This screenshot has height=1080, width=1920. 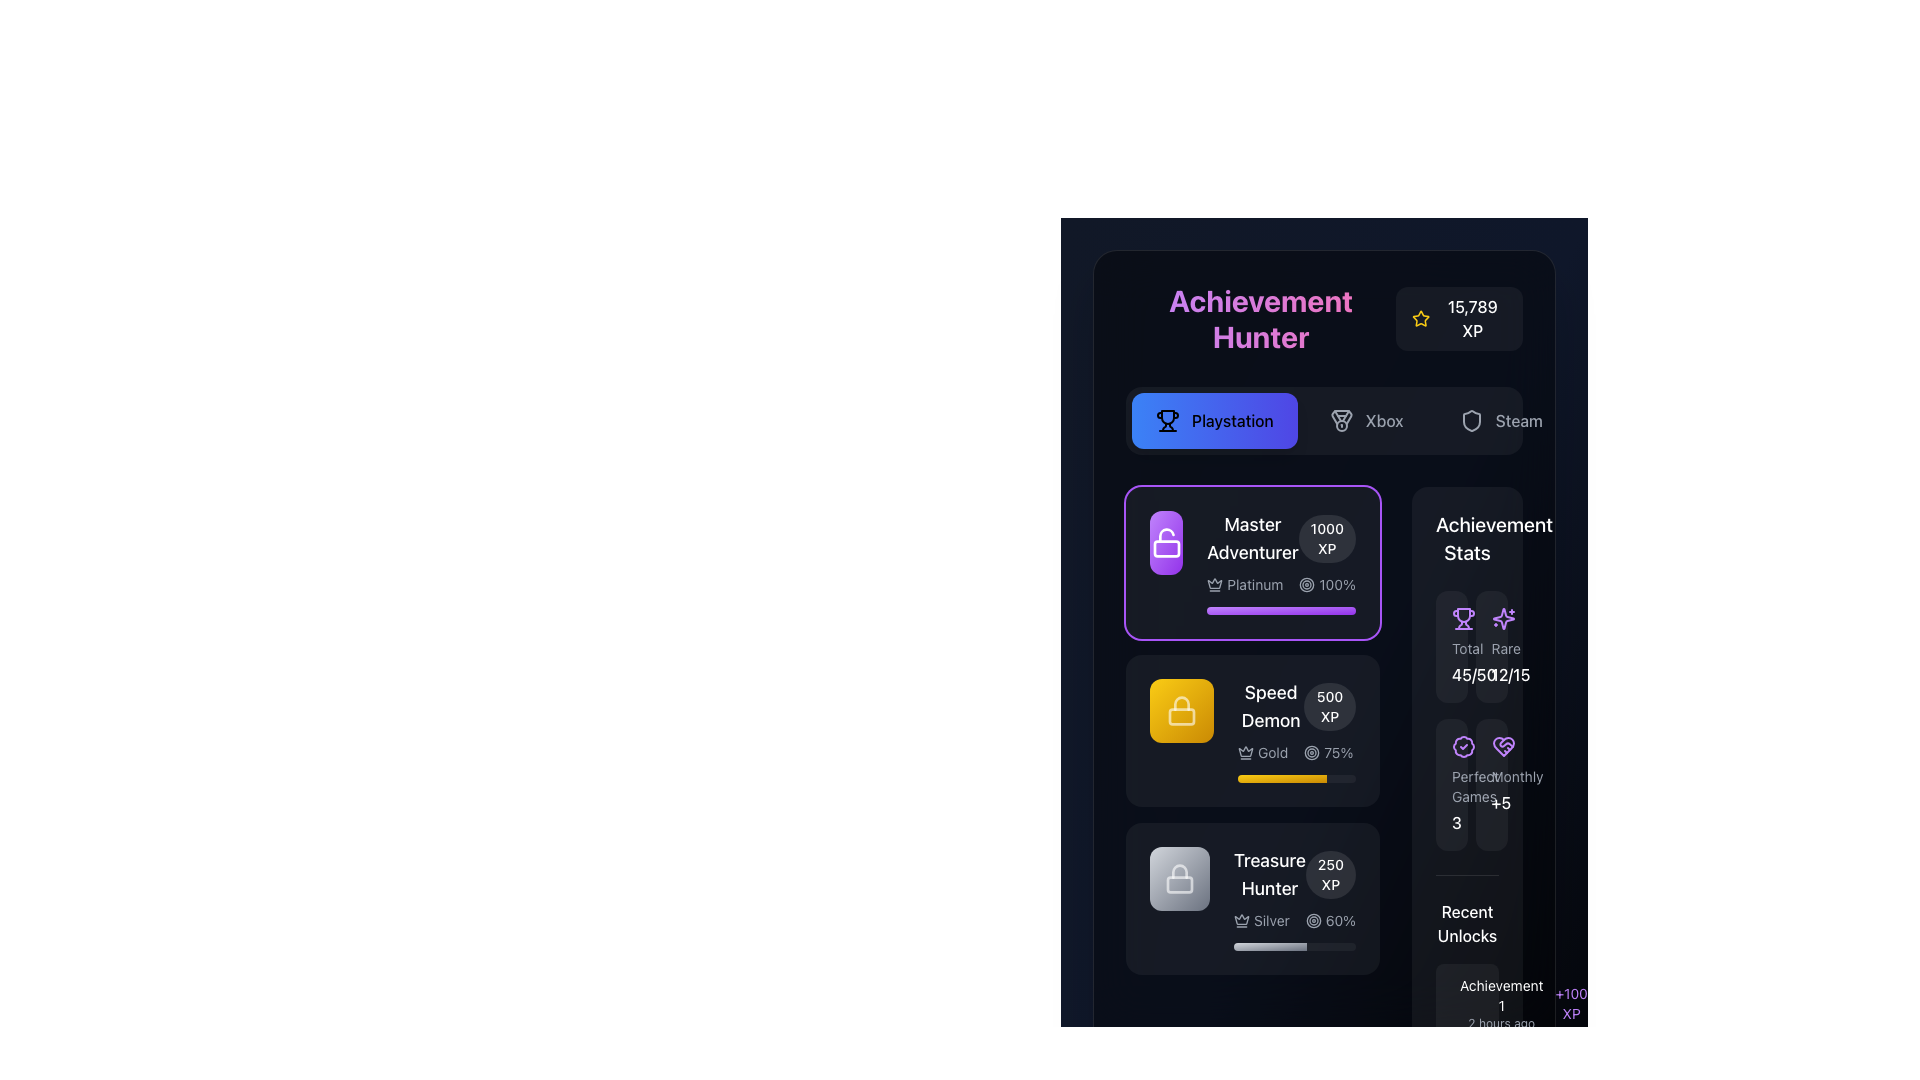 I want to click on the lock icon located in the top left corner of the 'Master Adventurer' card, which indicates secured content or restricted access, so click(x=1181, y=701).